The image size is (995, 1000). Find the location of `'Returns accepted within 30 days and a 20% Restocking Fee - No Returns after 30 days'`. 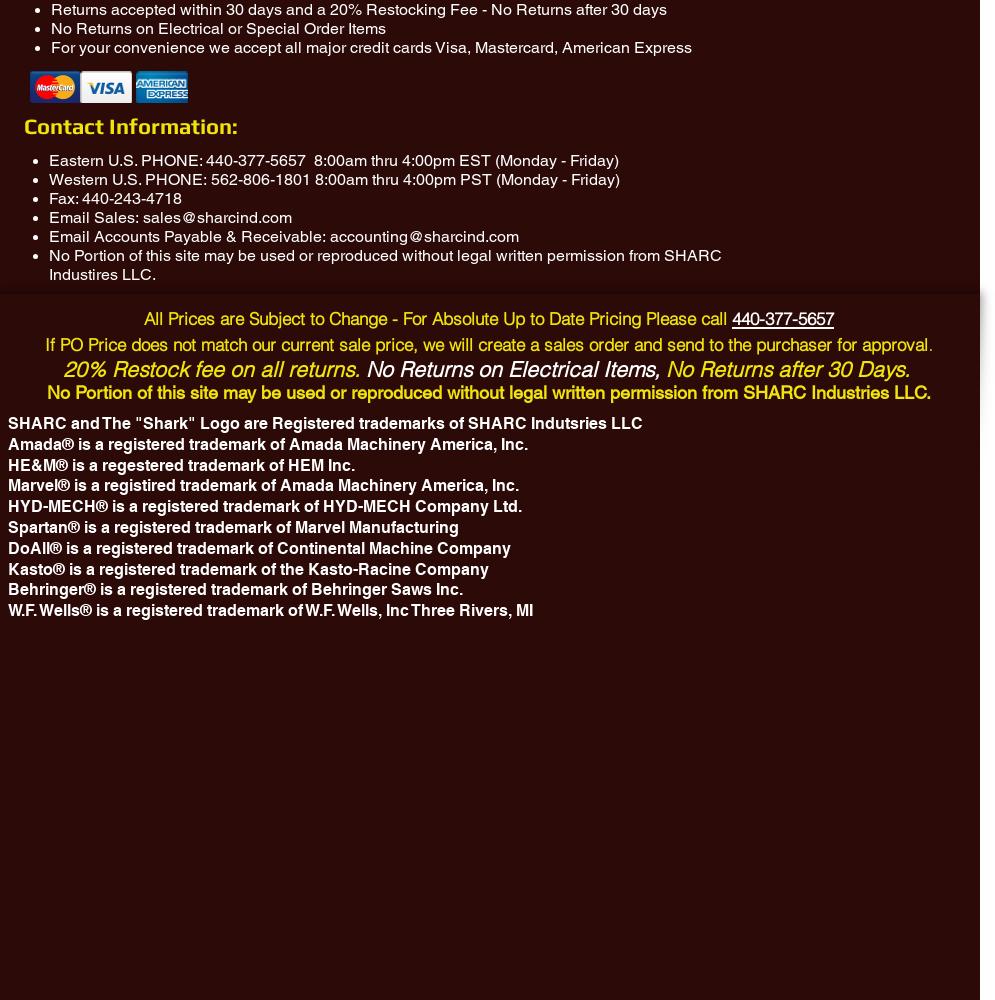

'Returns accepted within 30 days and a 20% Restocking Fee - No Returns after 30 days' is located at coordinates (357, 9).